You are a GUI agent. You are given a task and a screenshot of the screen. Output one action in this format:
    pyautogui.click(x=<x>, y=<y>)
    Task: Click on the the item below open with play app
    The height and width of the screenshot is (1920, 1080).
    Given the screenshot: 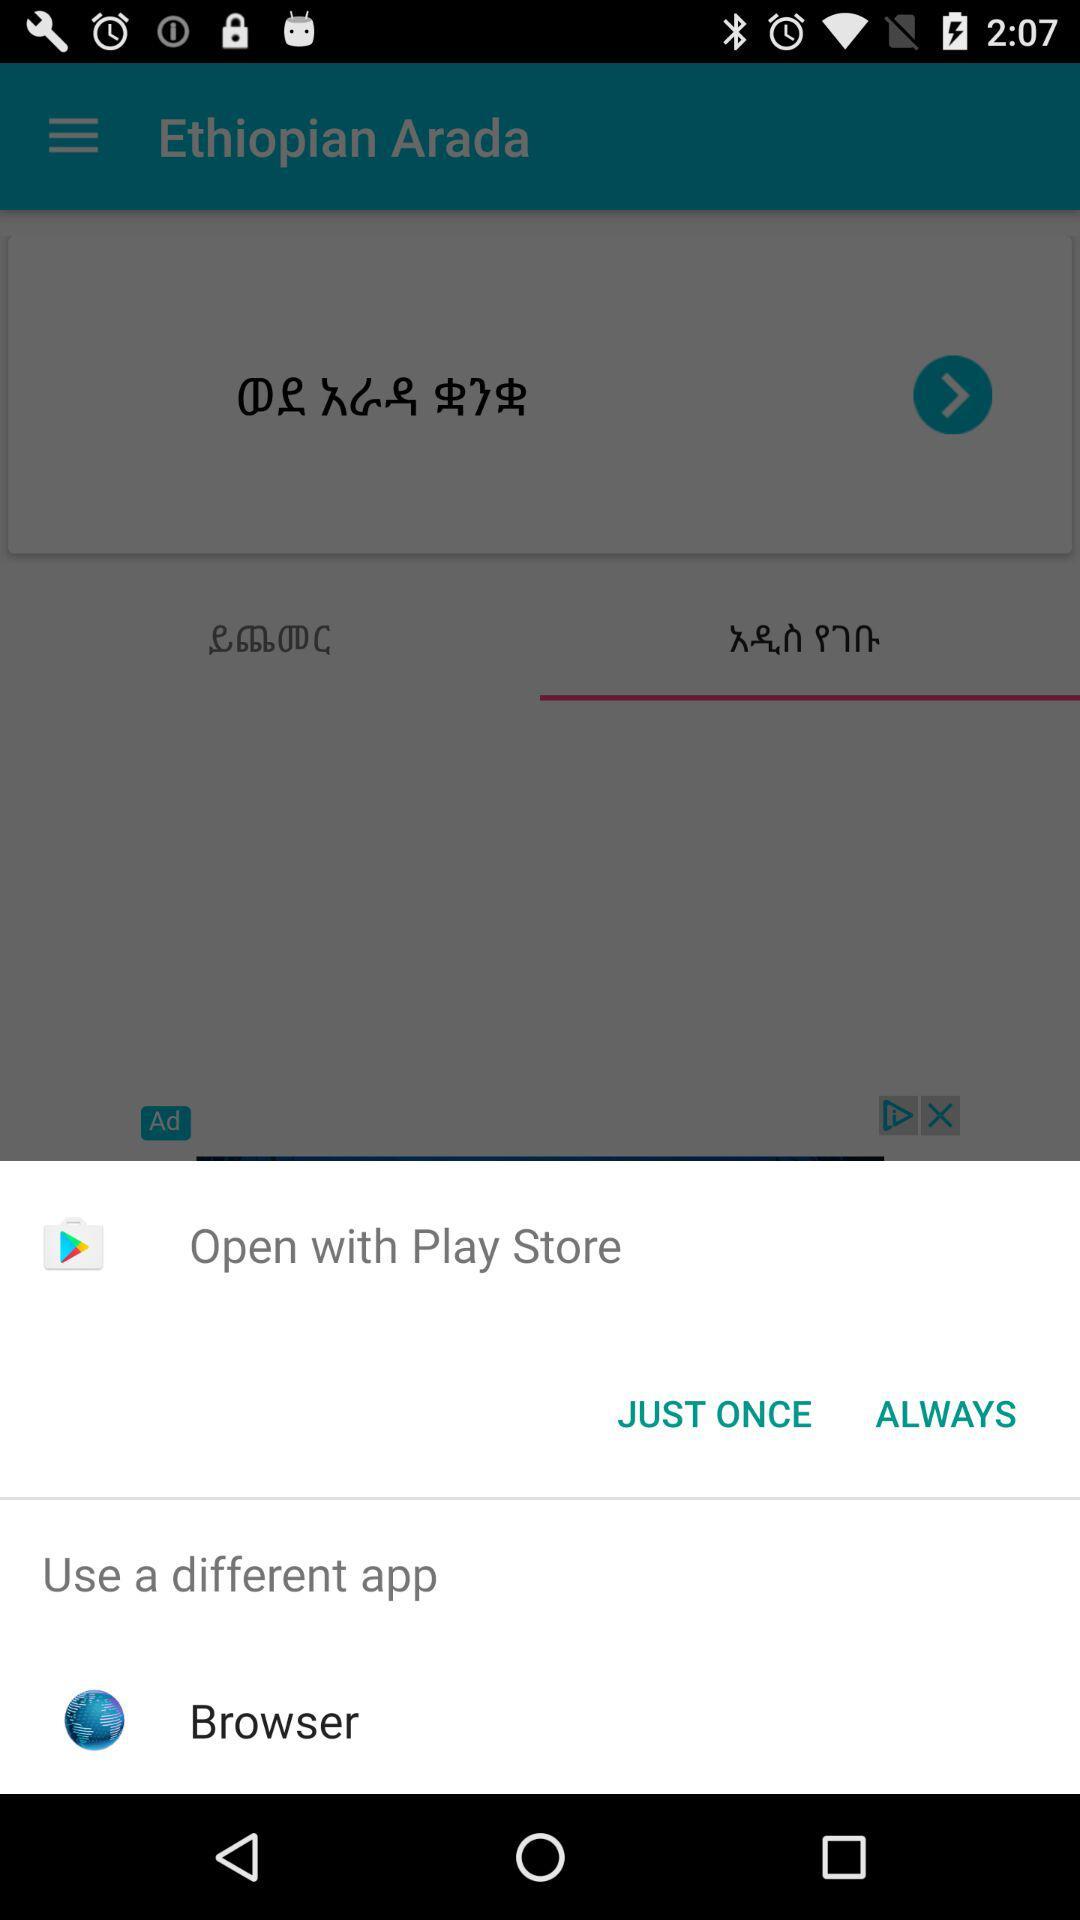 What is the action you would take?
    pyautogui.click(x=713, y=1411)
    